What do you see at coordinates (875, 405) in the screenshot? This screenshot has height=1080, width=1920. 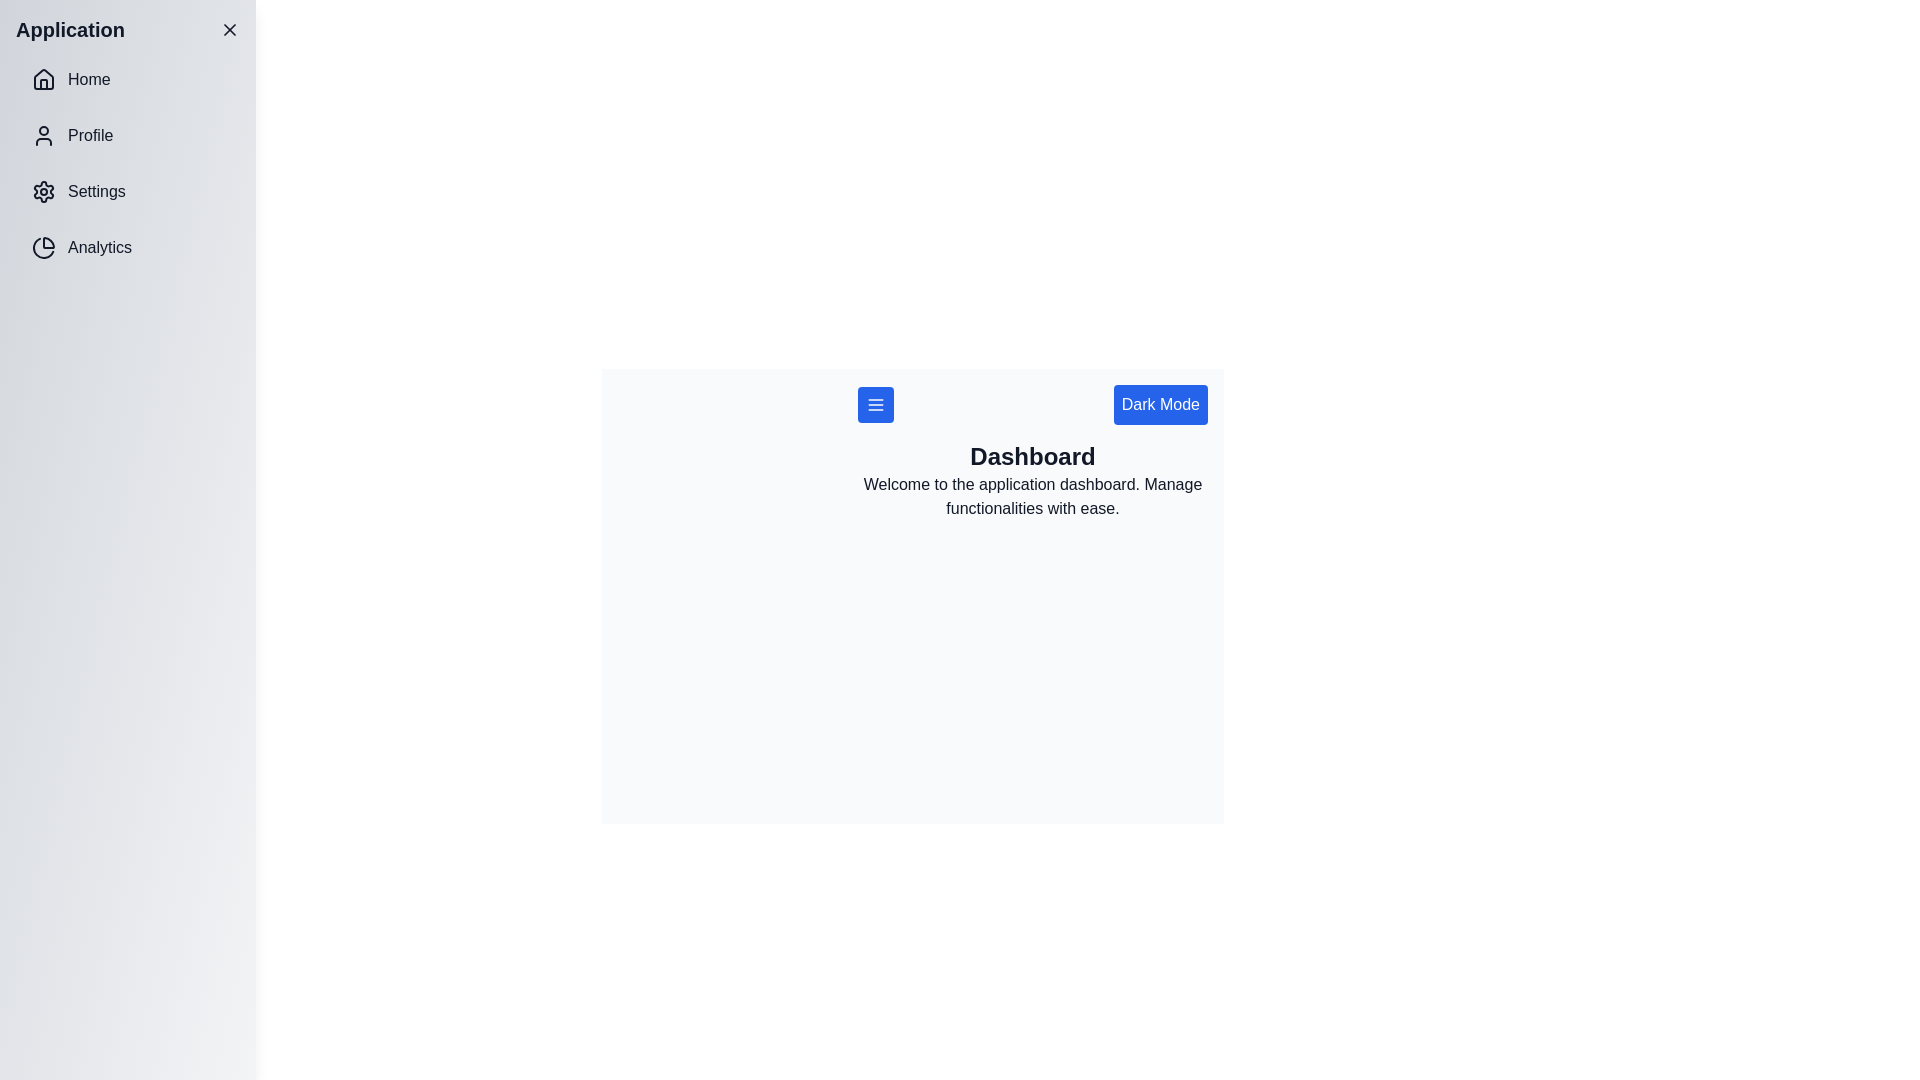 I see `the blue icon button with three white horizontal lines stacked vertically, located` at bounding box center [875, 405].